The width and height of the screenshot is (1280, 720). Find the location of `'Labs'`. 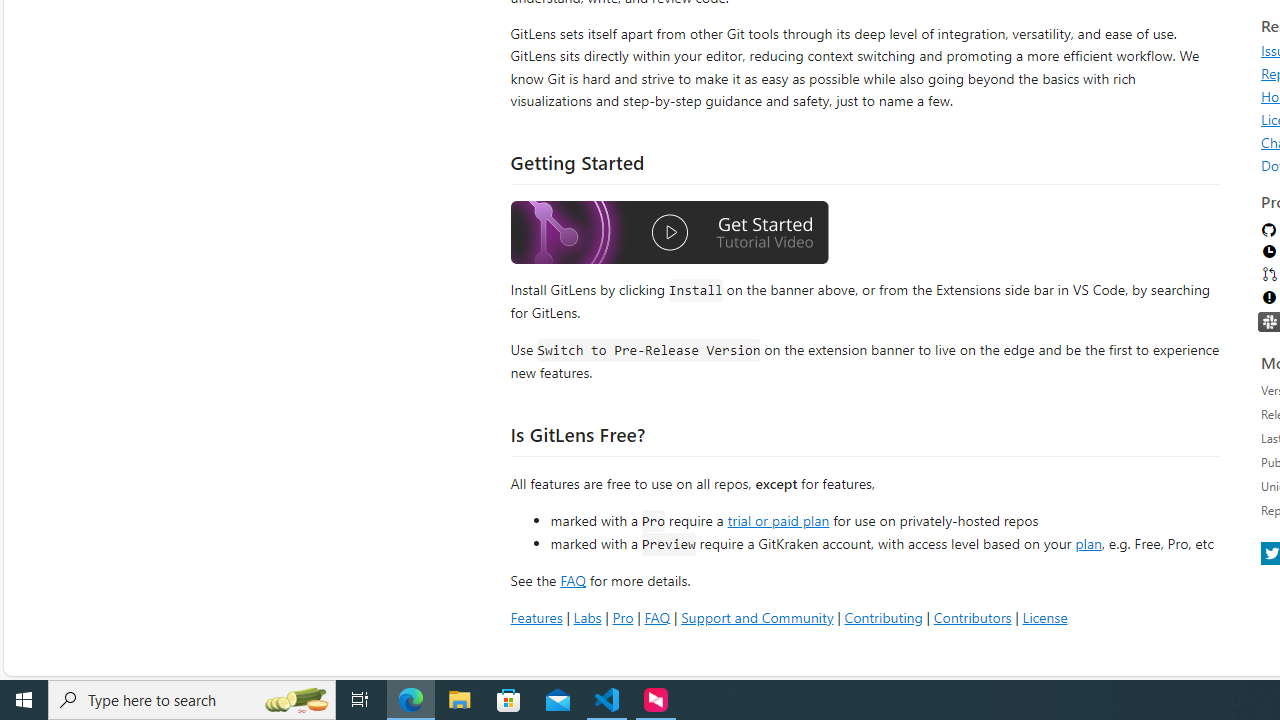

'Labs' is located at coordinates (586, 616).